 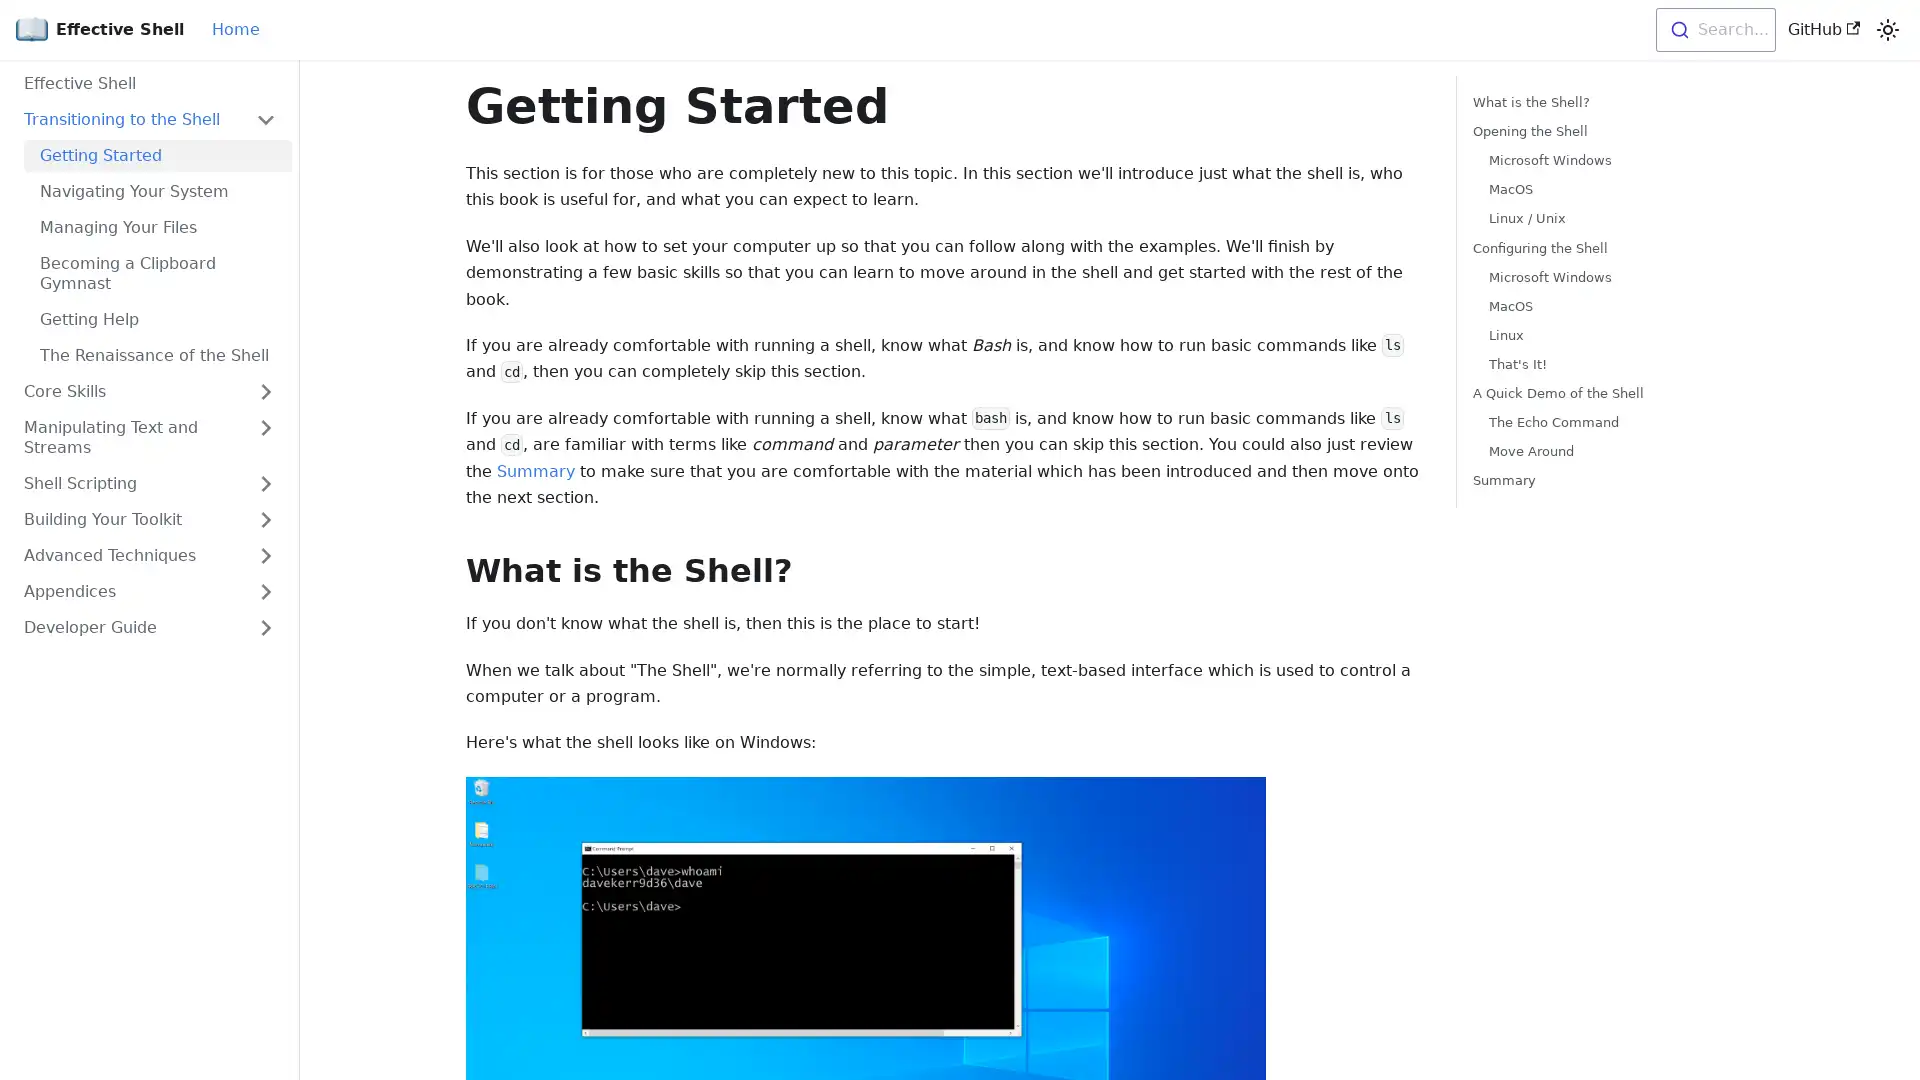 I want to click on Toggle the collapsible sidebar category 'Core Skills', so click(x=264, y=392).